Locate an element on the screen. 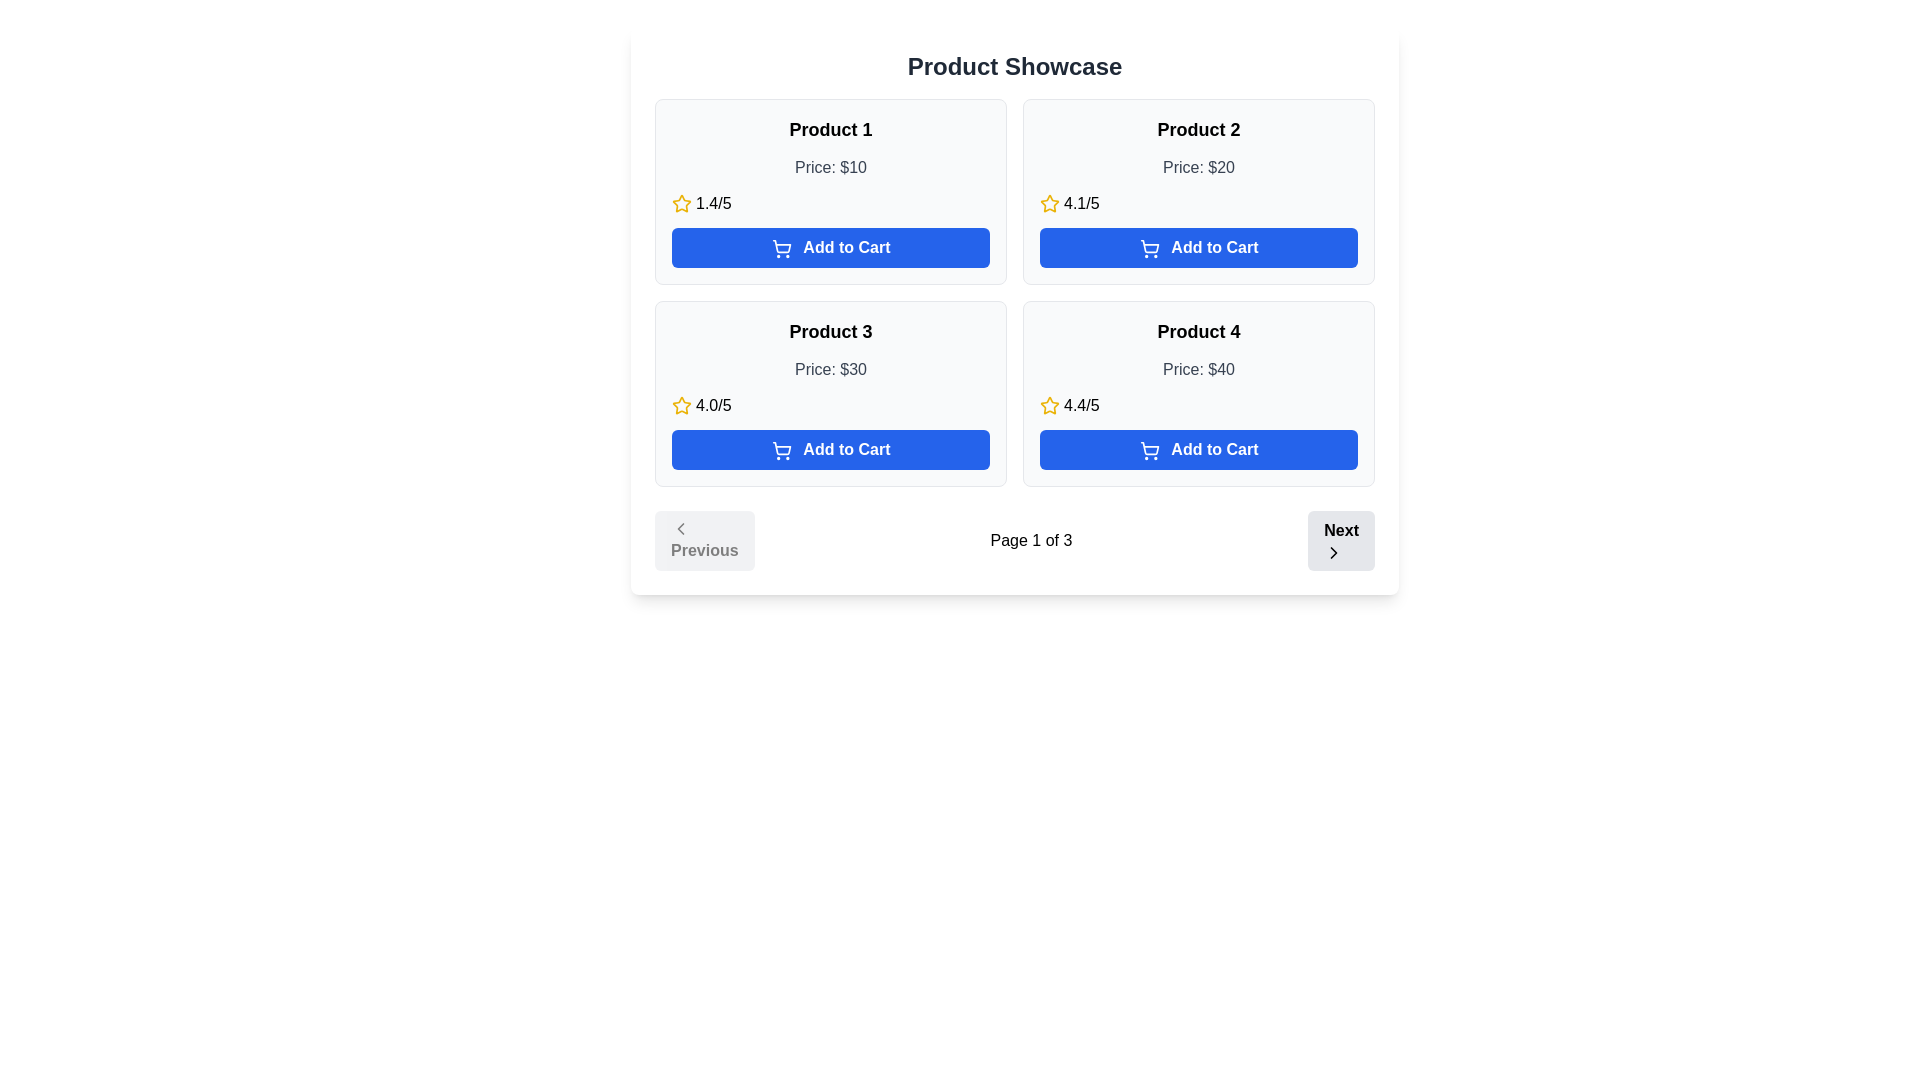 This screenshot has width=1920, height=1080. text label identifying the product located at the top of the second product card in the first row's second column of the grid layout is located at coordinates (1199, 130).